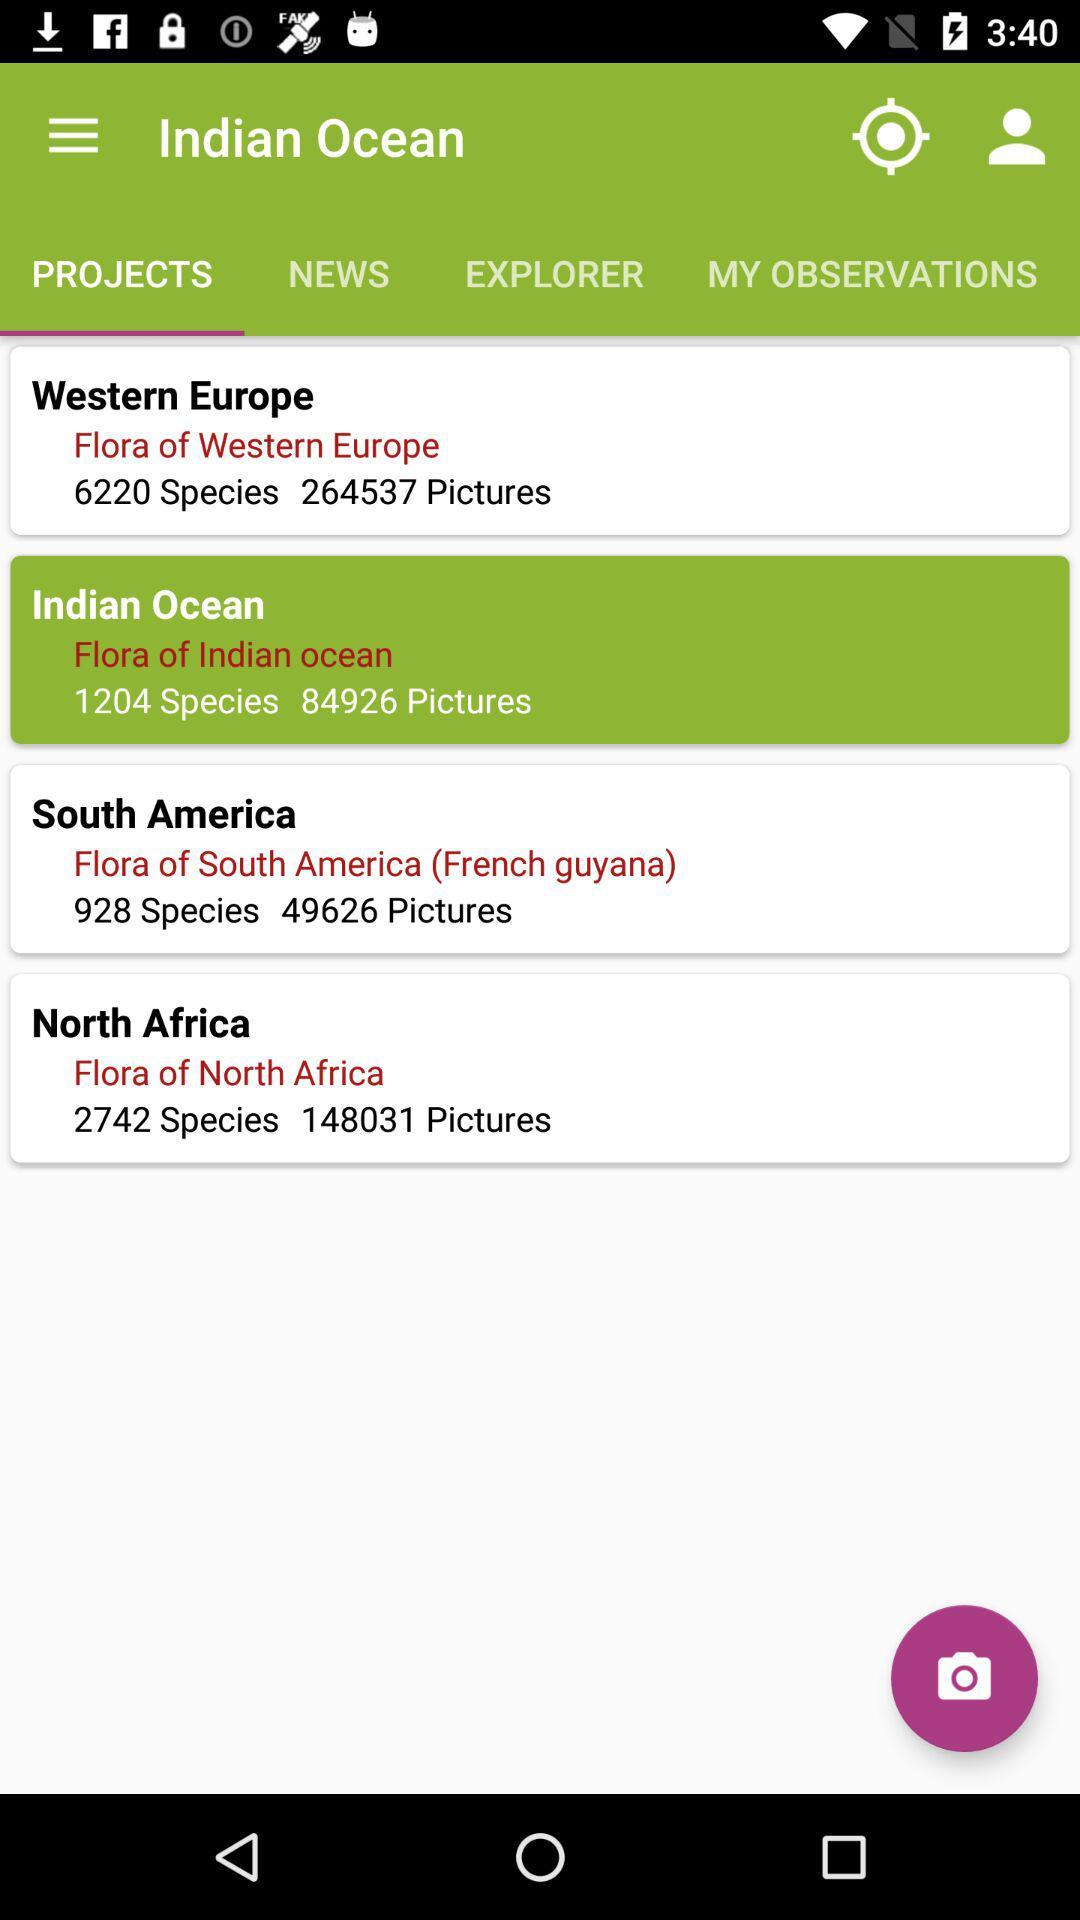 This screenshot has width=1080, height=1920. What do you see at coordinates (72, 135) in the screenshot?
I see `the icon above the projects icon` at bounding box center [72, 135].